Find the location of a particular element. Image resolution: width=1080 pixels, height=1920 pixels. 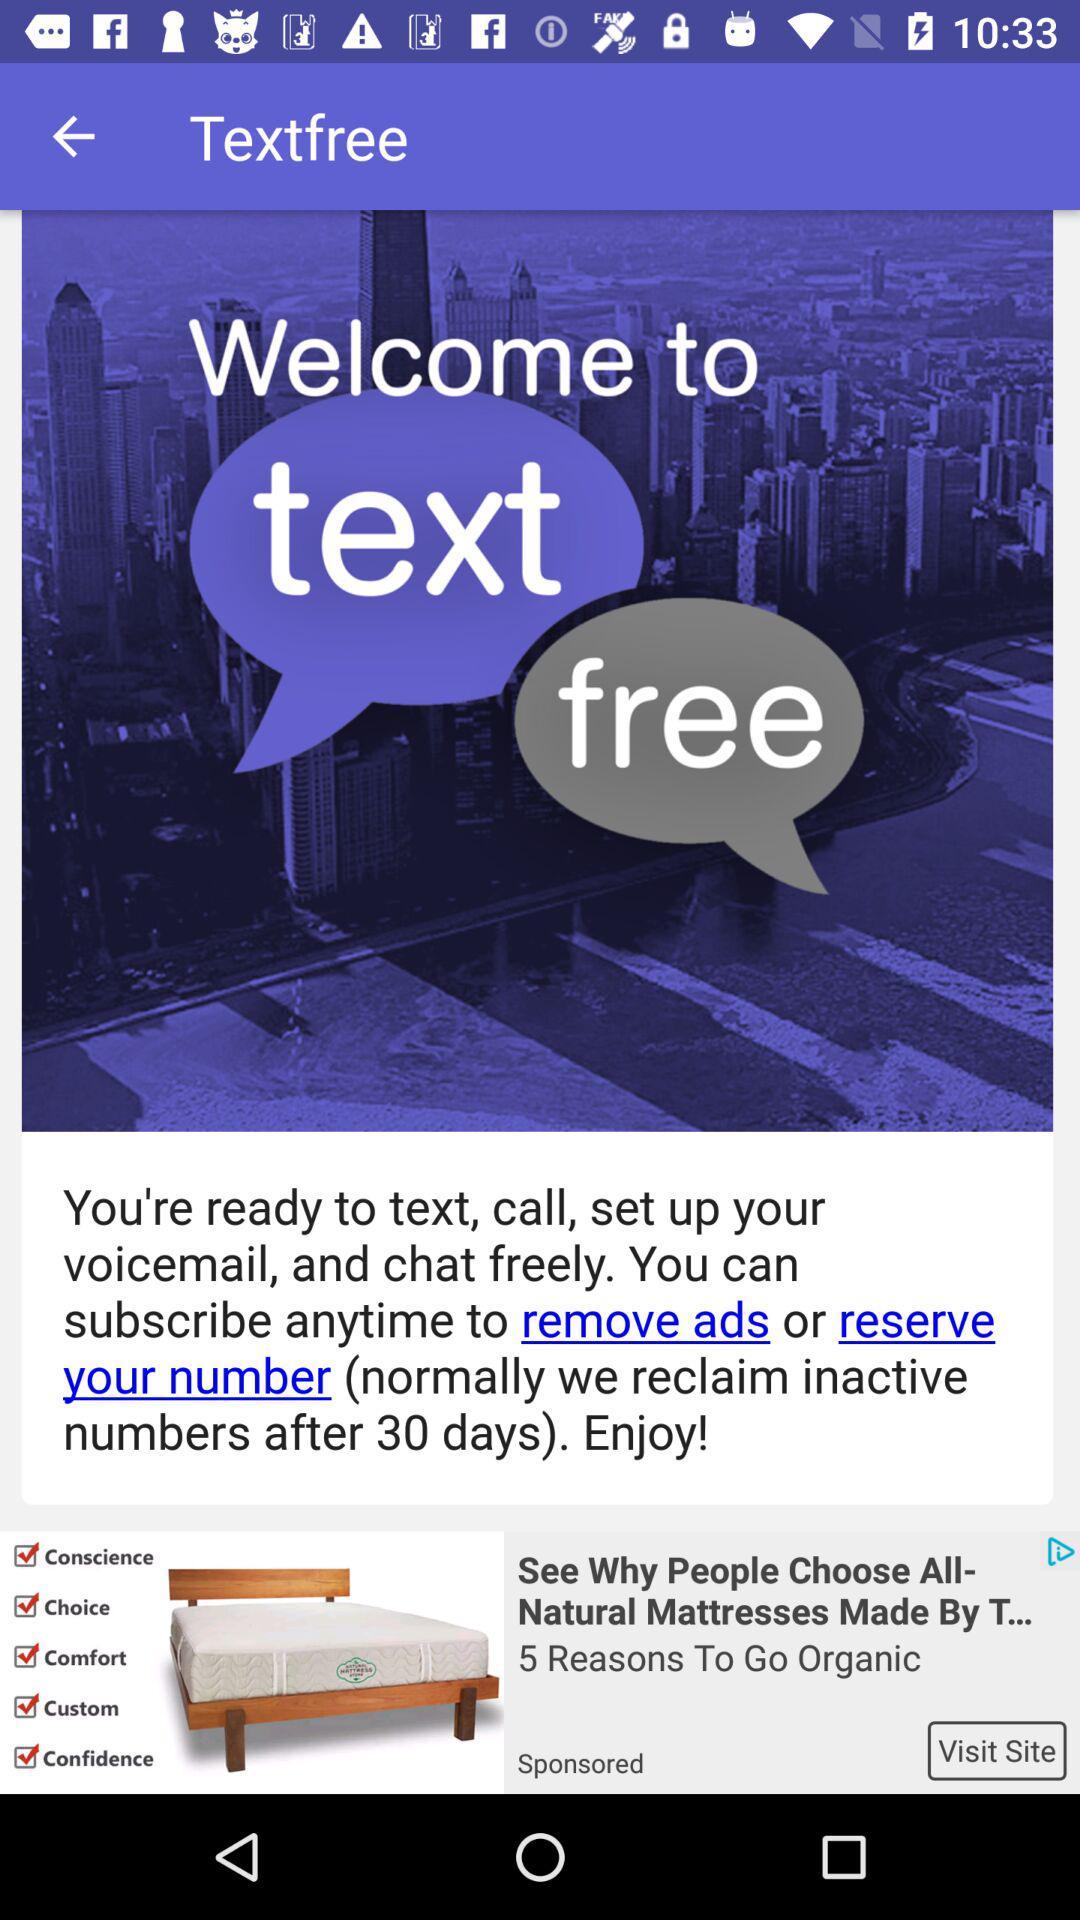

the item next to the textfree is located at coordinates (72, 135).